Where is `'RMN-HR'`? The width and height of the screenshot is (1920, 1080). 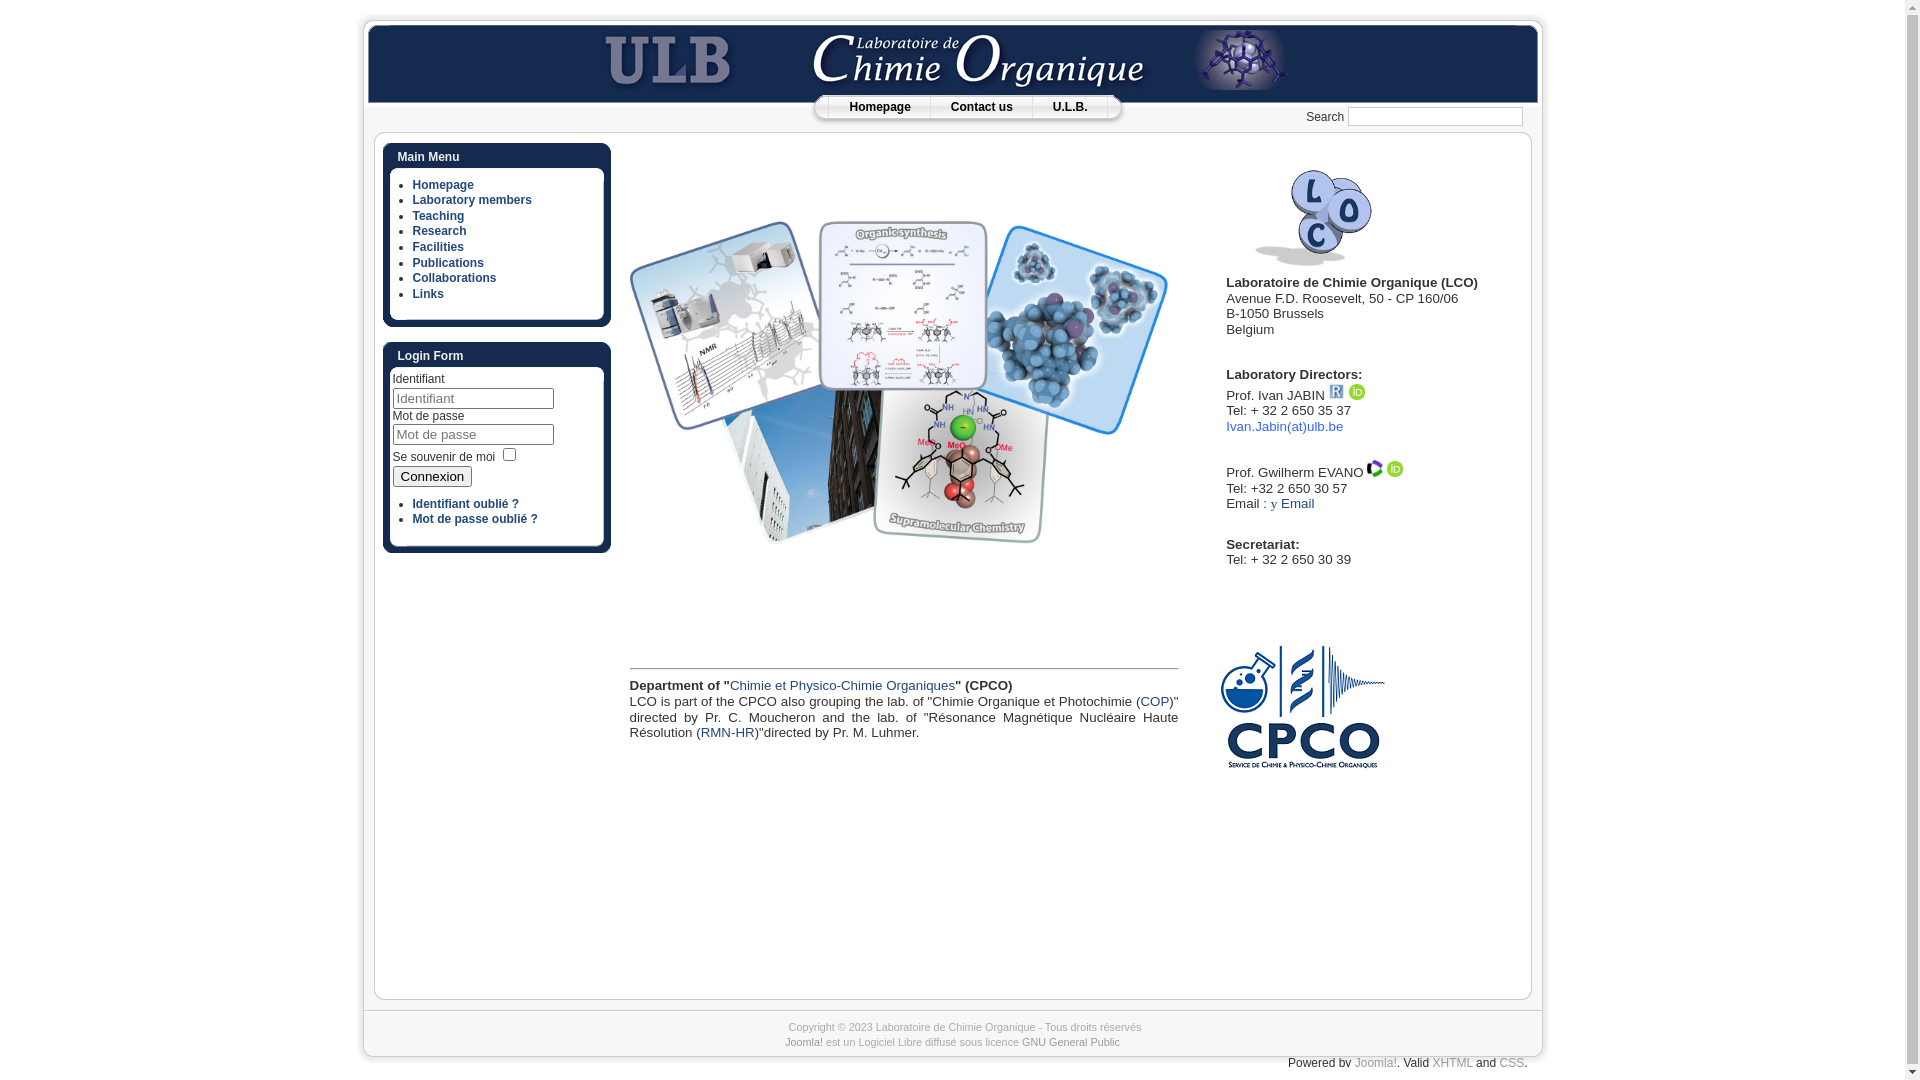 'RMN-HR' is located at coordinates (727, 732).